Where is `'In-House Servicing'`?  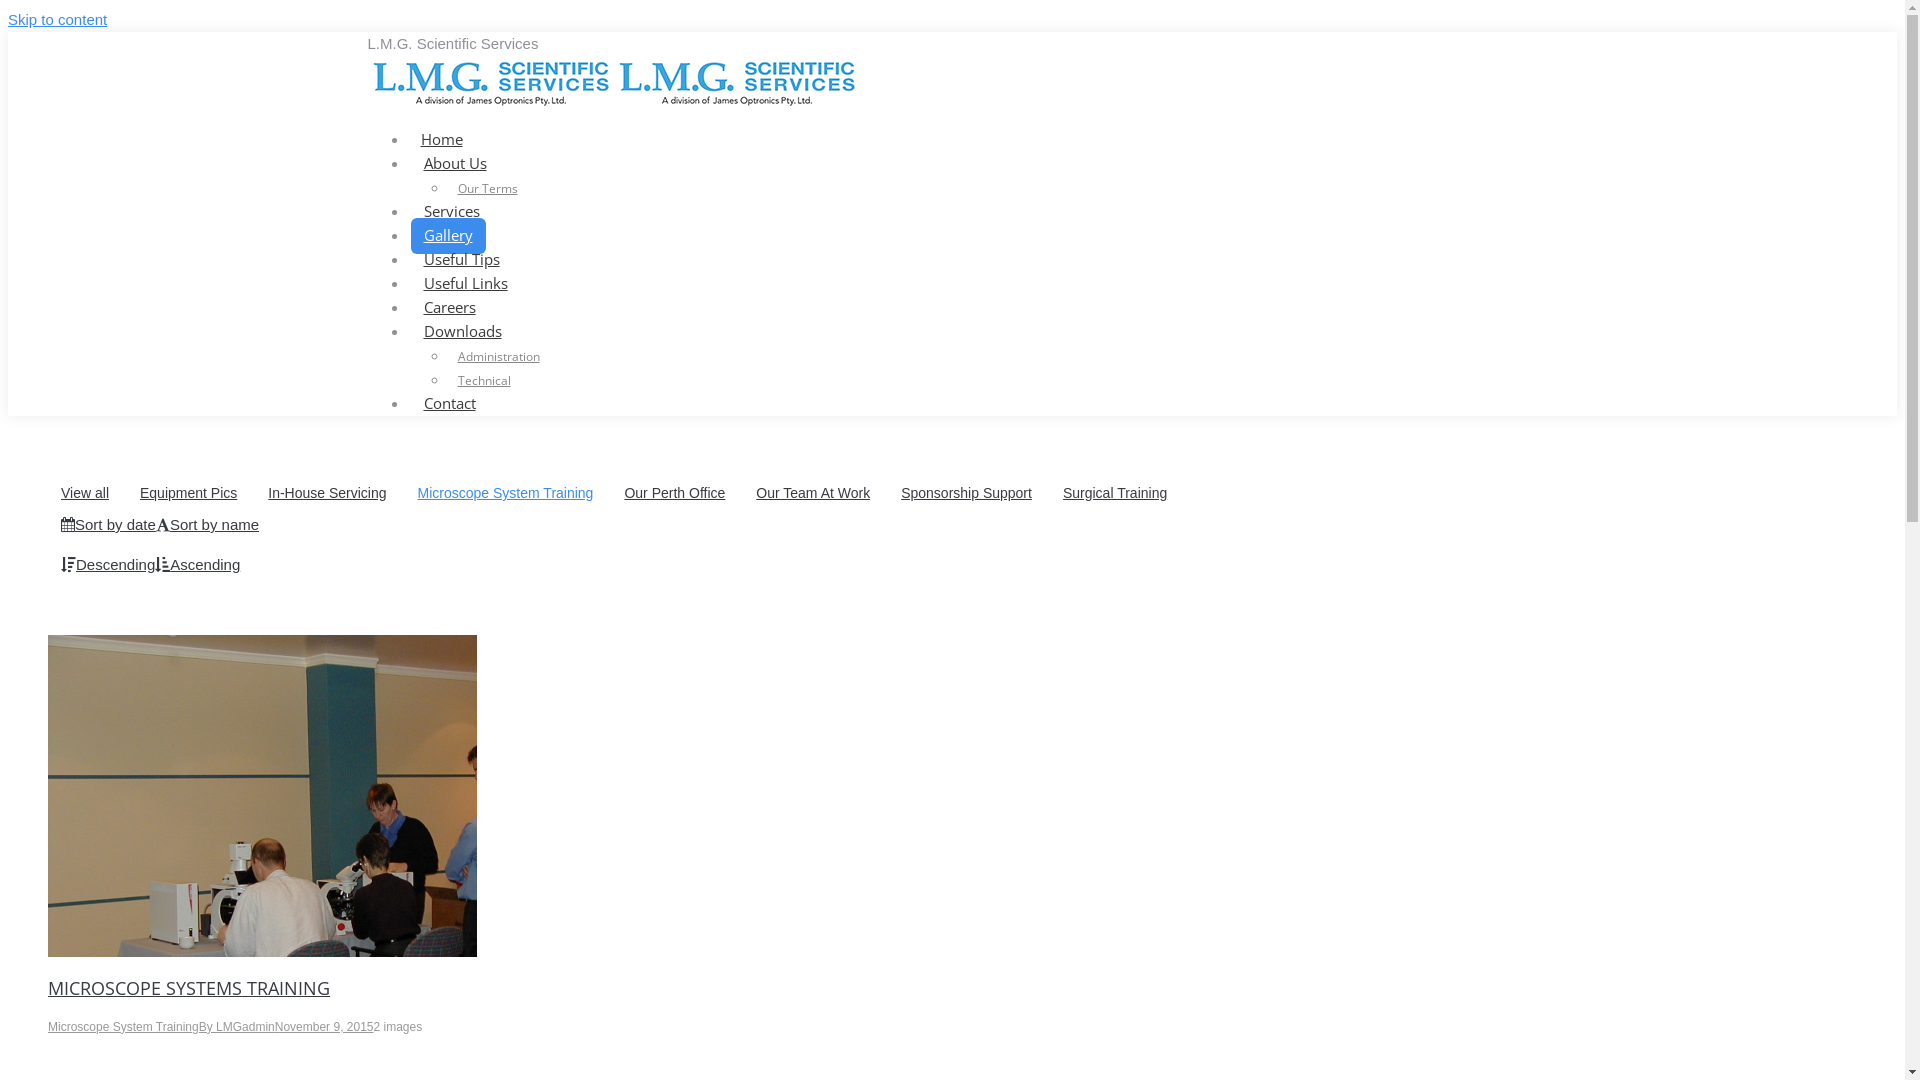 'In-House Servicing' is located at coordinates (326, 493).